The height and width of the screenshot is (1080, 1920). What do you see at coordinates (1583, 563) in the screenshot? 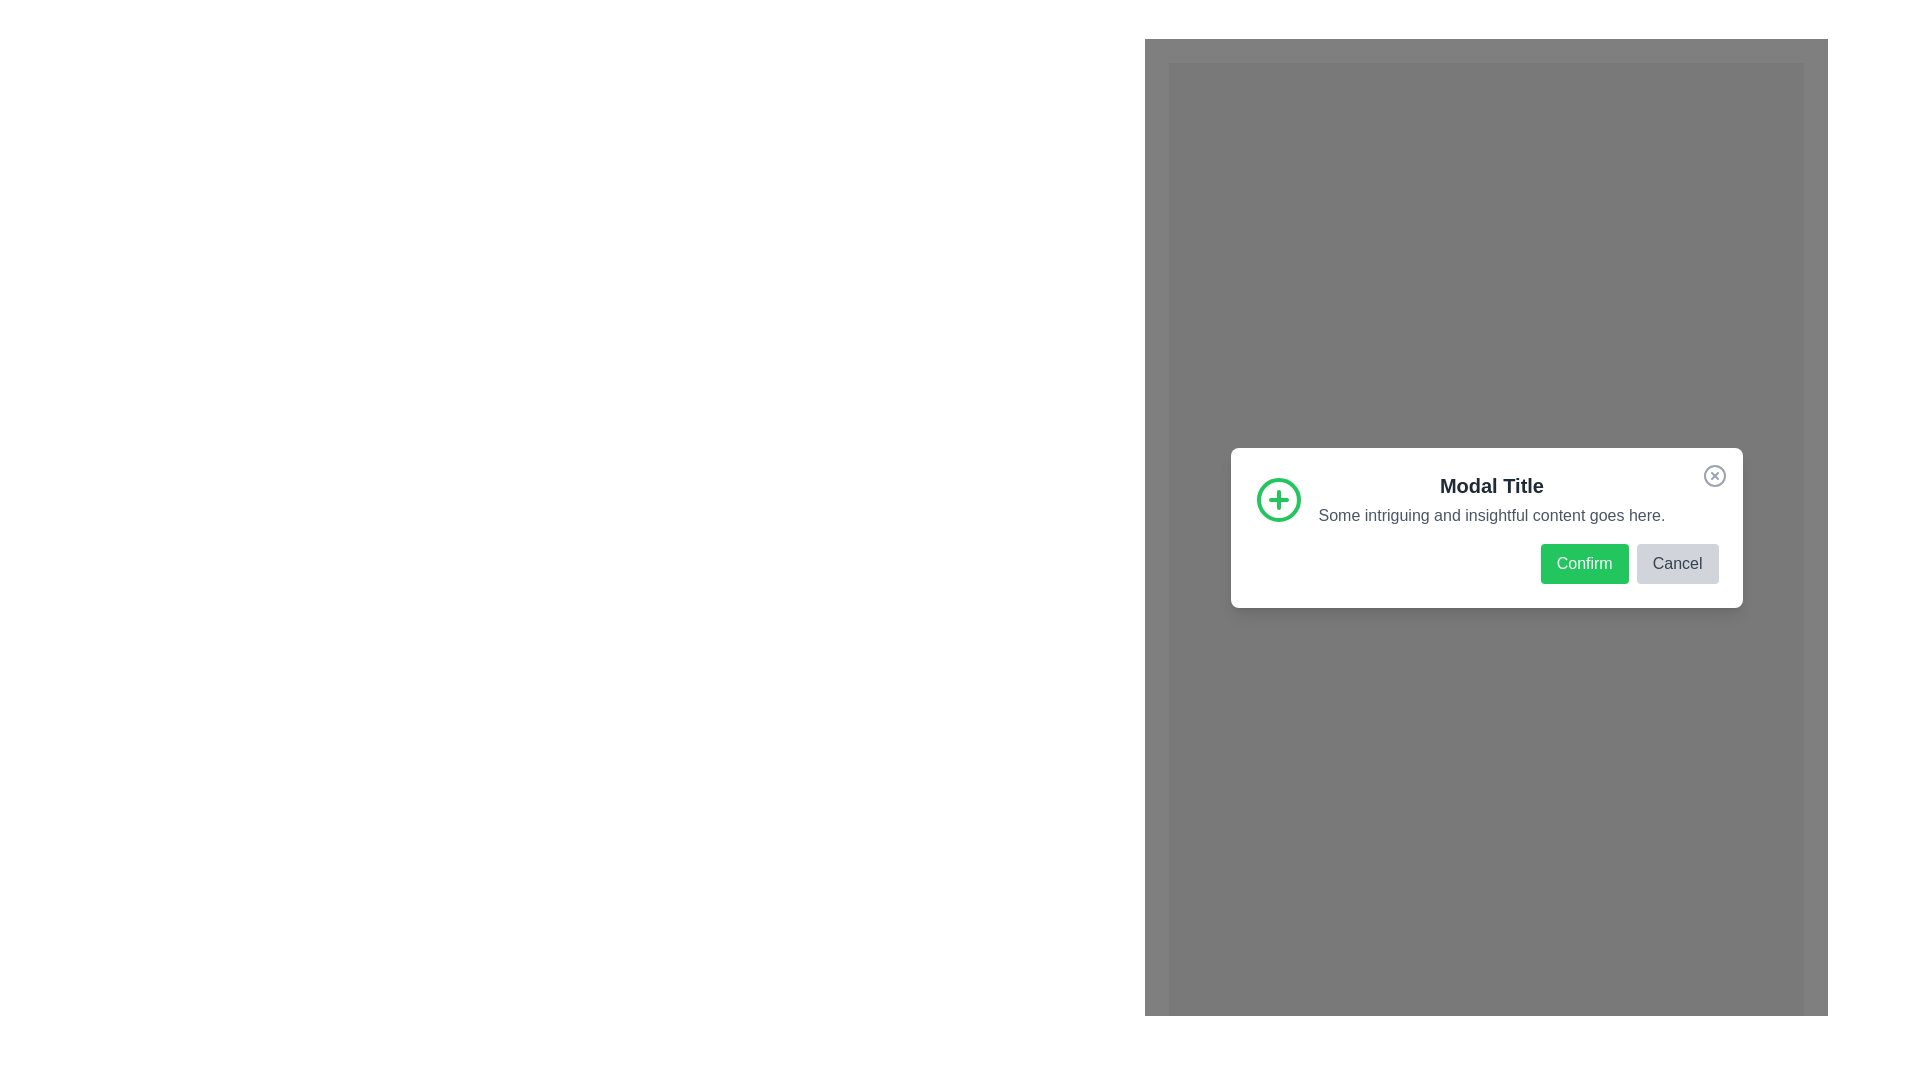
I see `the 'Confirm' button located at the bottom-right of the modal to finalize the current operation or form submission` at bounding box center [1583, 563].